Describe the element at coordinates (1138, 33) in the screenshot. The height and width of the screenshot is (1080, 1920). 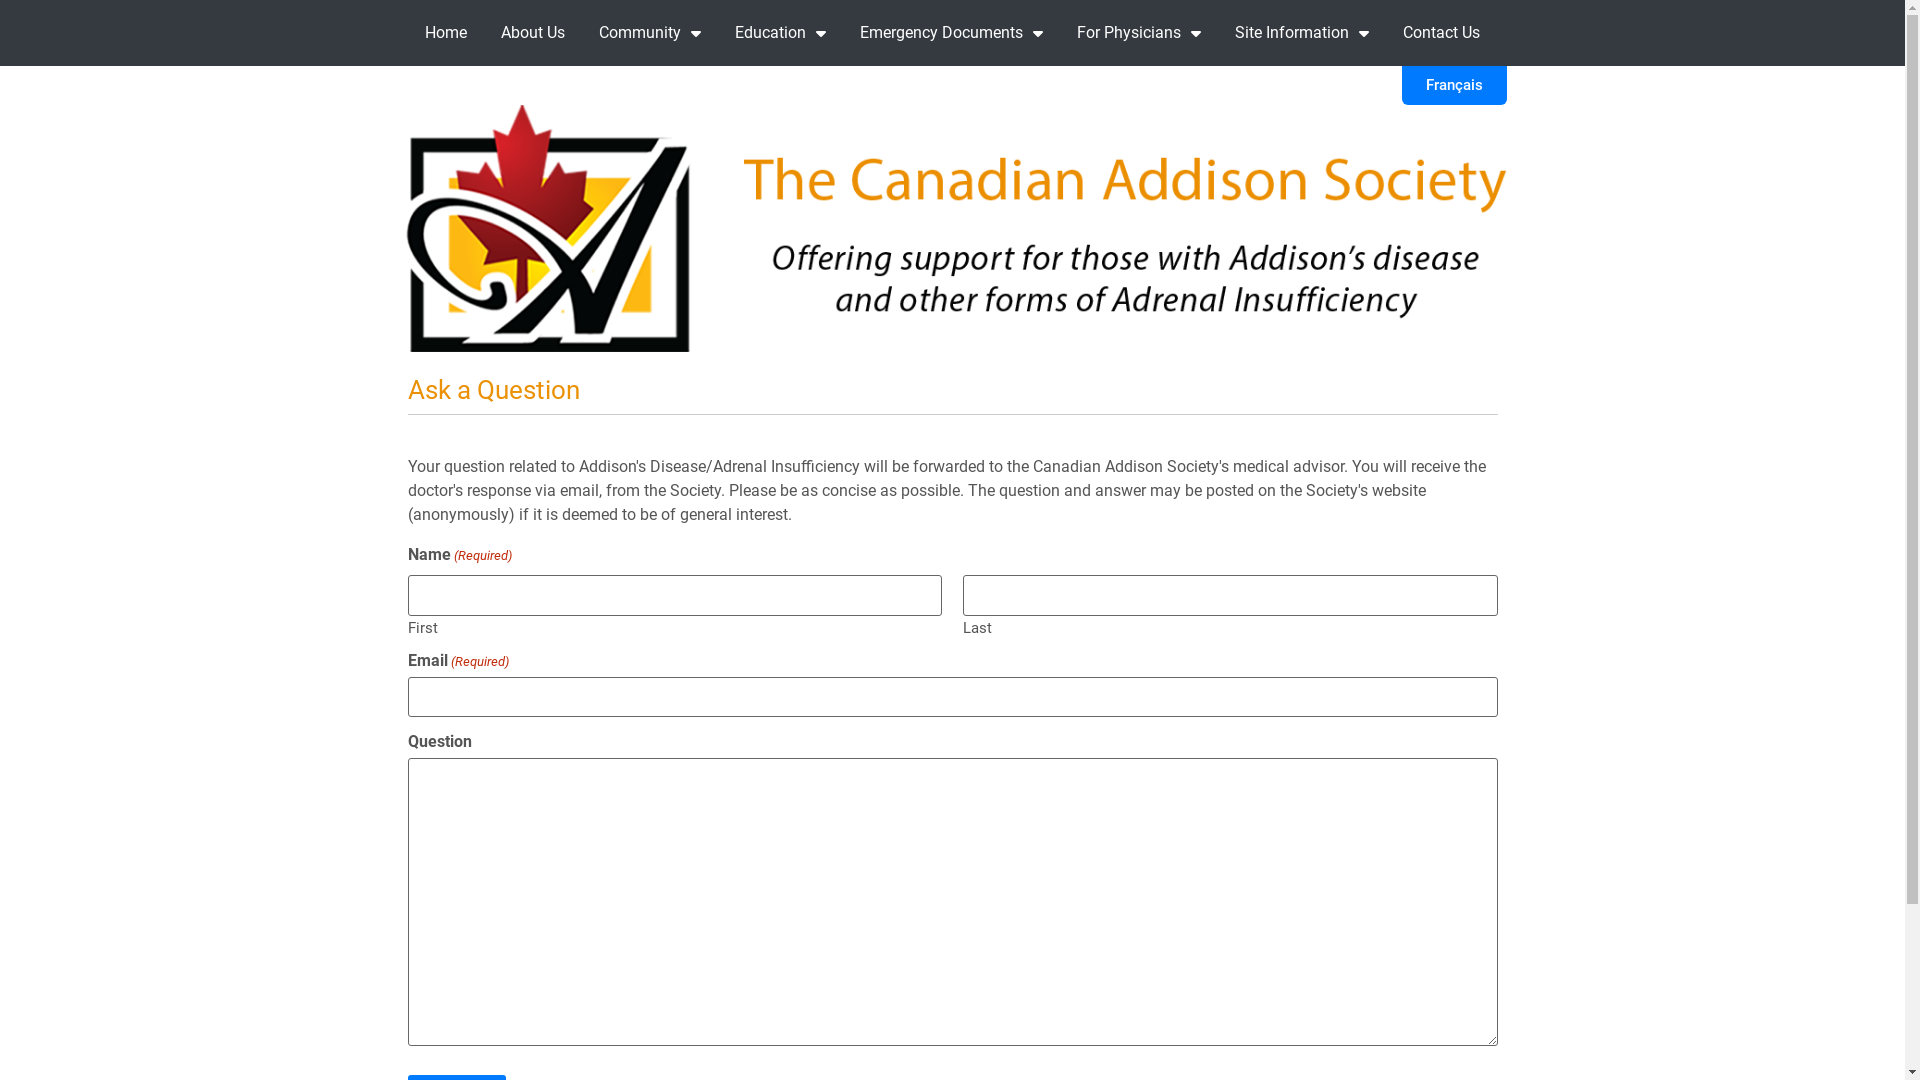
I see `'For Physicians'` at that location.